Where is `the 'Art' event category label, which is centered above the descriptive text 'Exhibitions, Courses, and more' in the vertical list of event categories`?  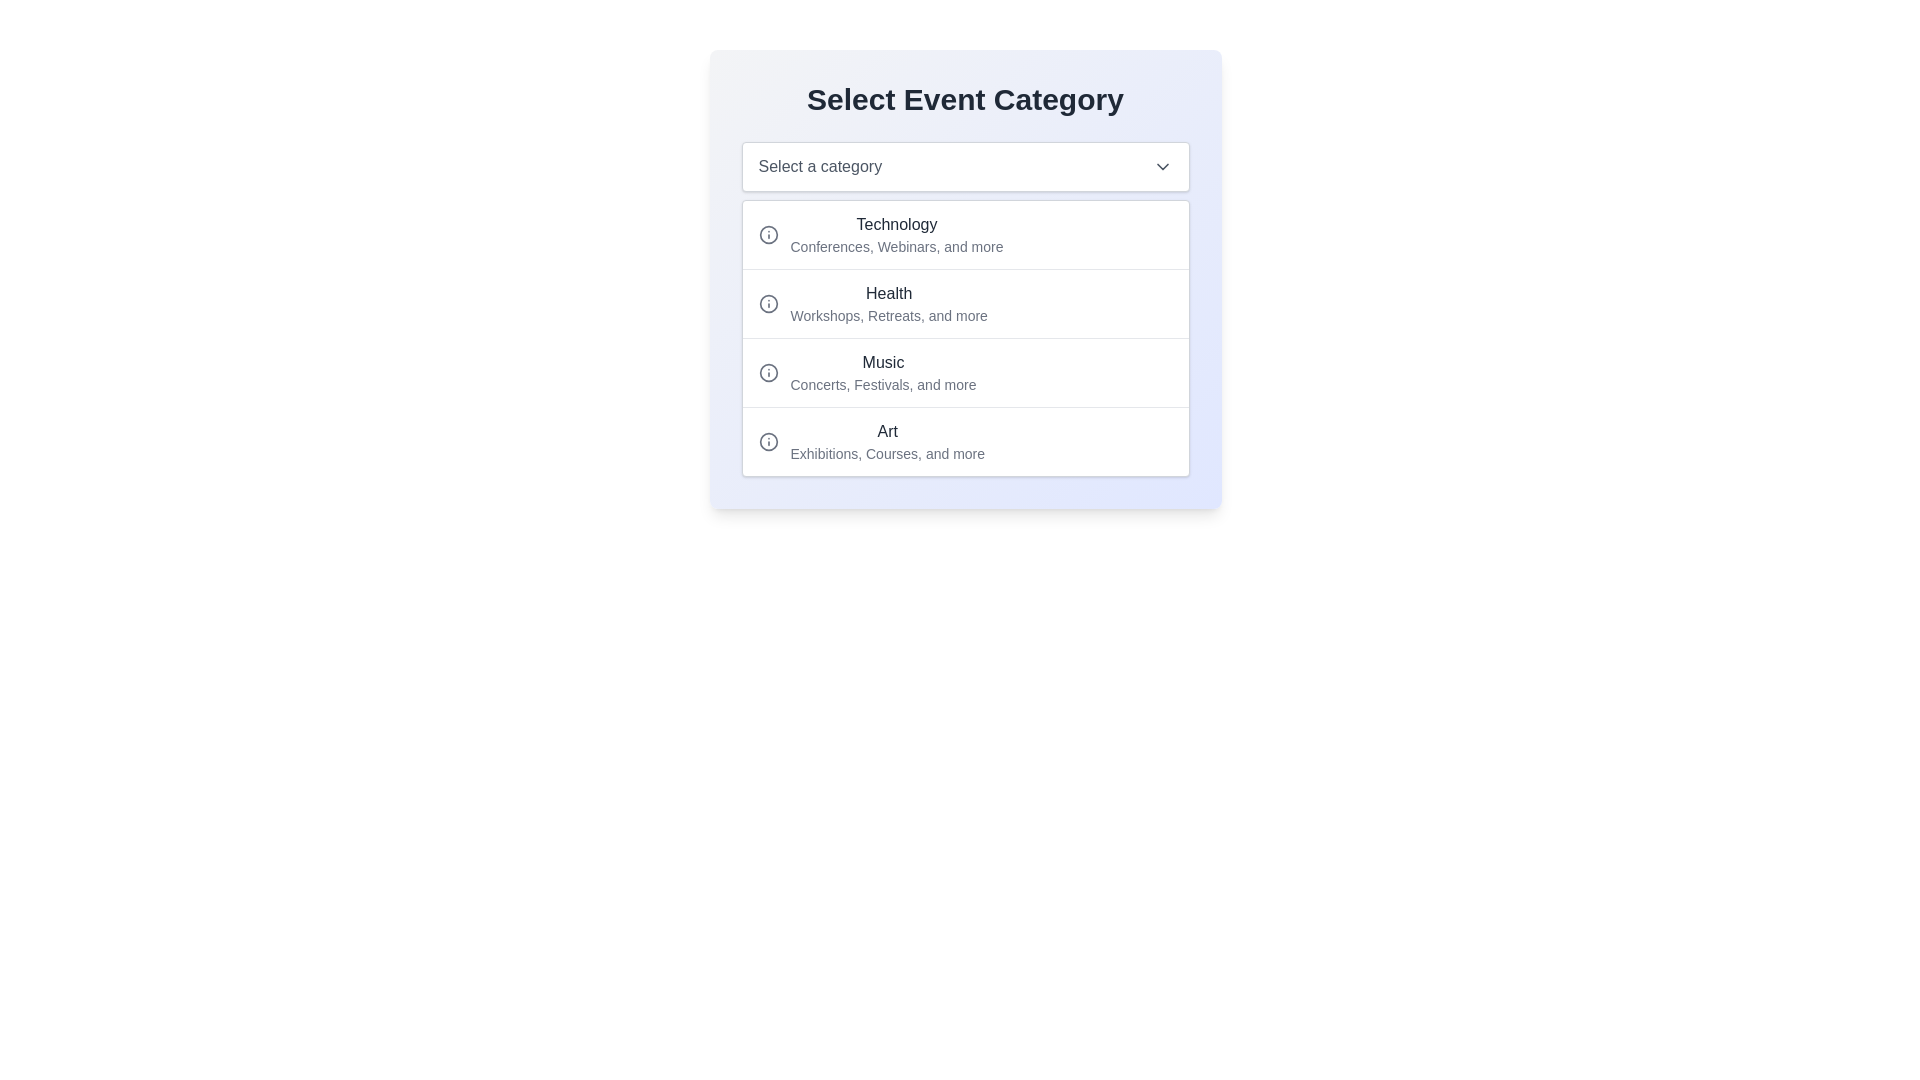
the 'Art' event category label, which is centered above the descriptive text 'Exhibitions, Courses, and more' in the vertical list of event categories is located at coordinates (886, 431).